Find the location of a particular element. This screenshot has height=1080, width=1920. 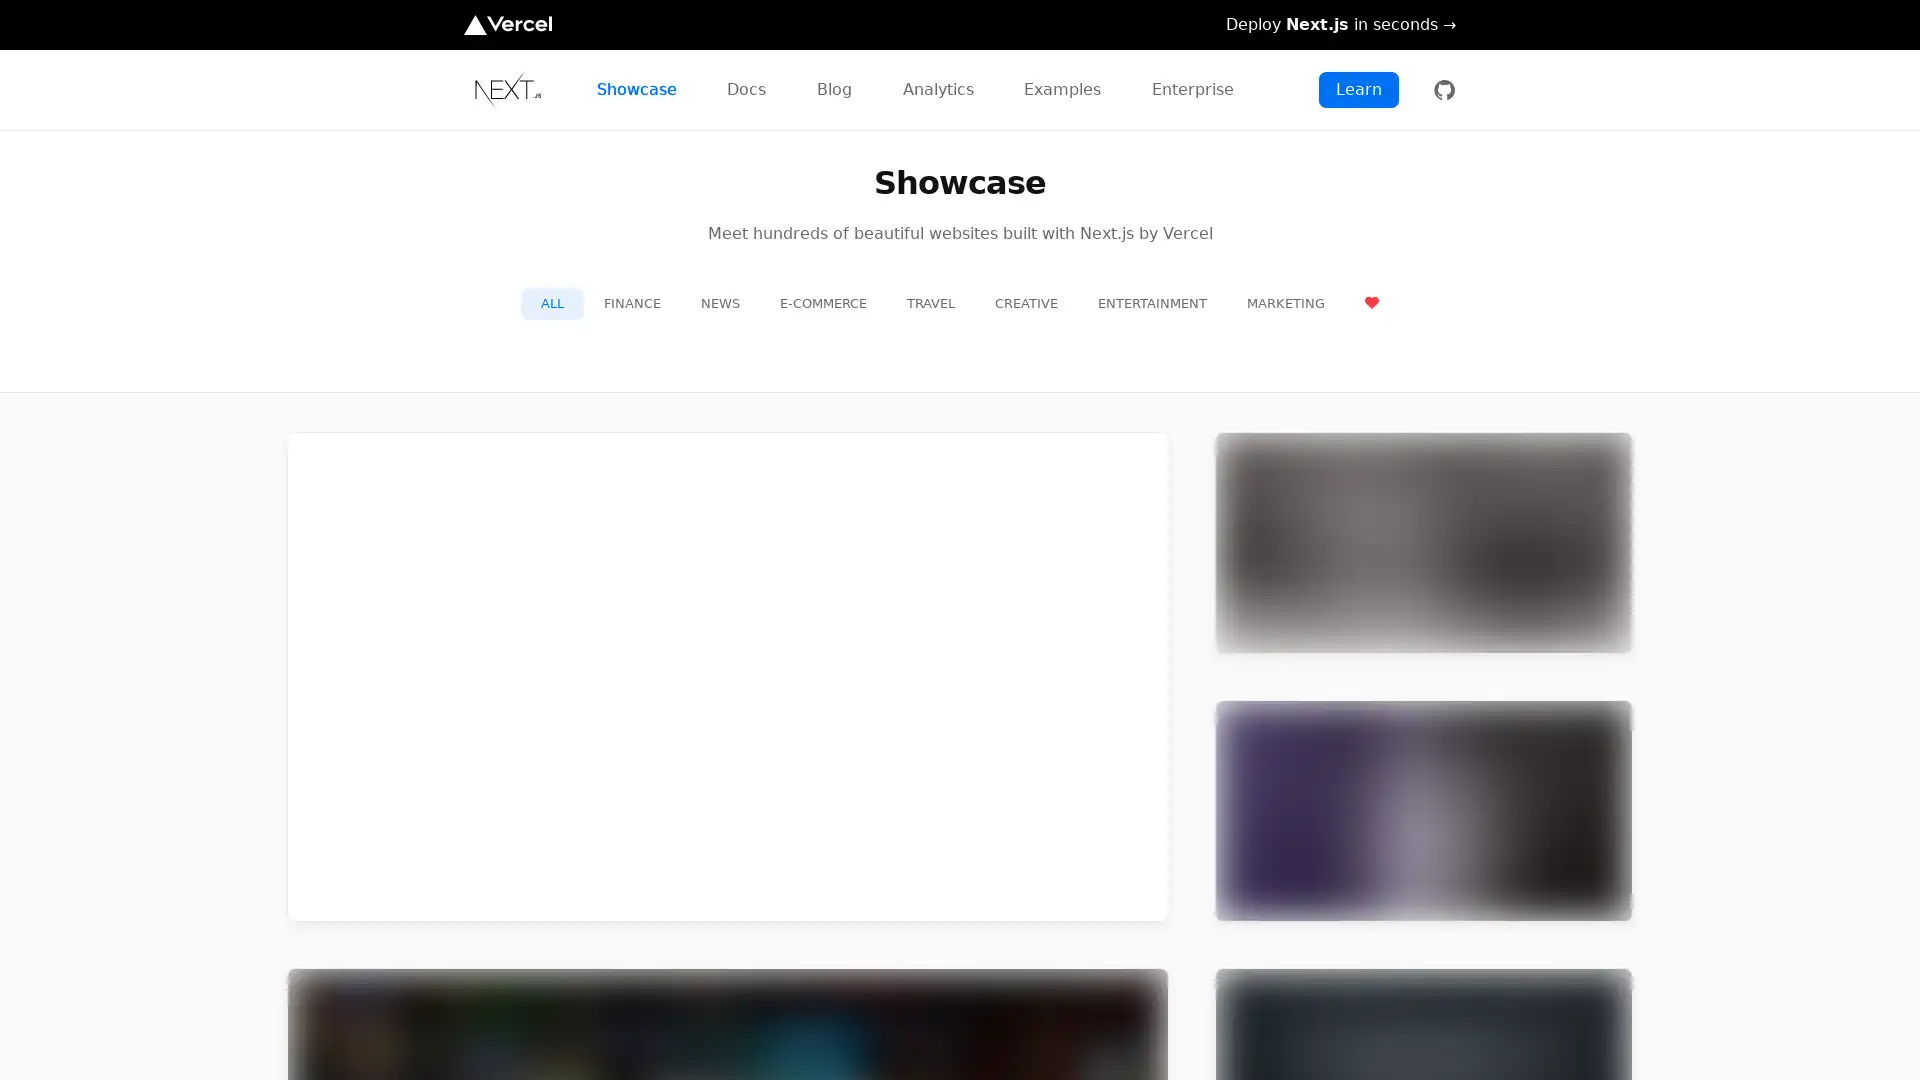

E-COMMERCE is located at coordinates (823, 303).